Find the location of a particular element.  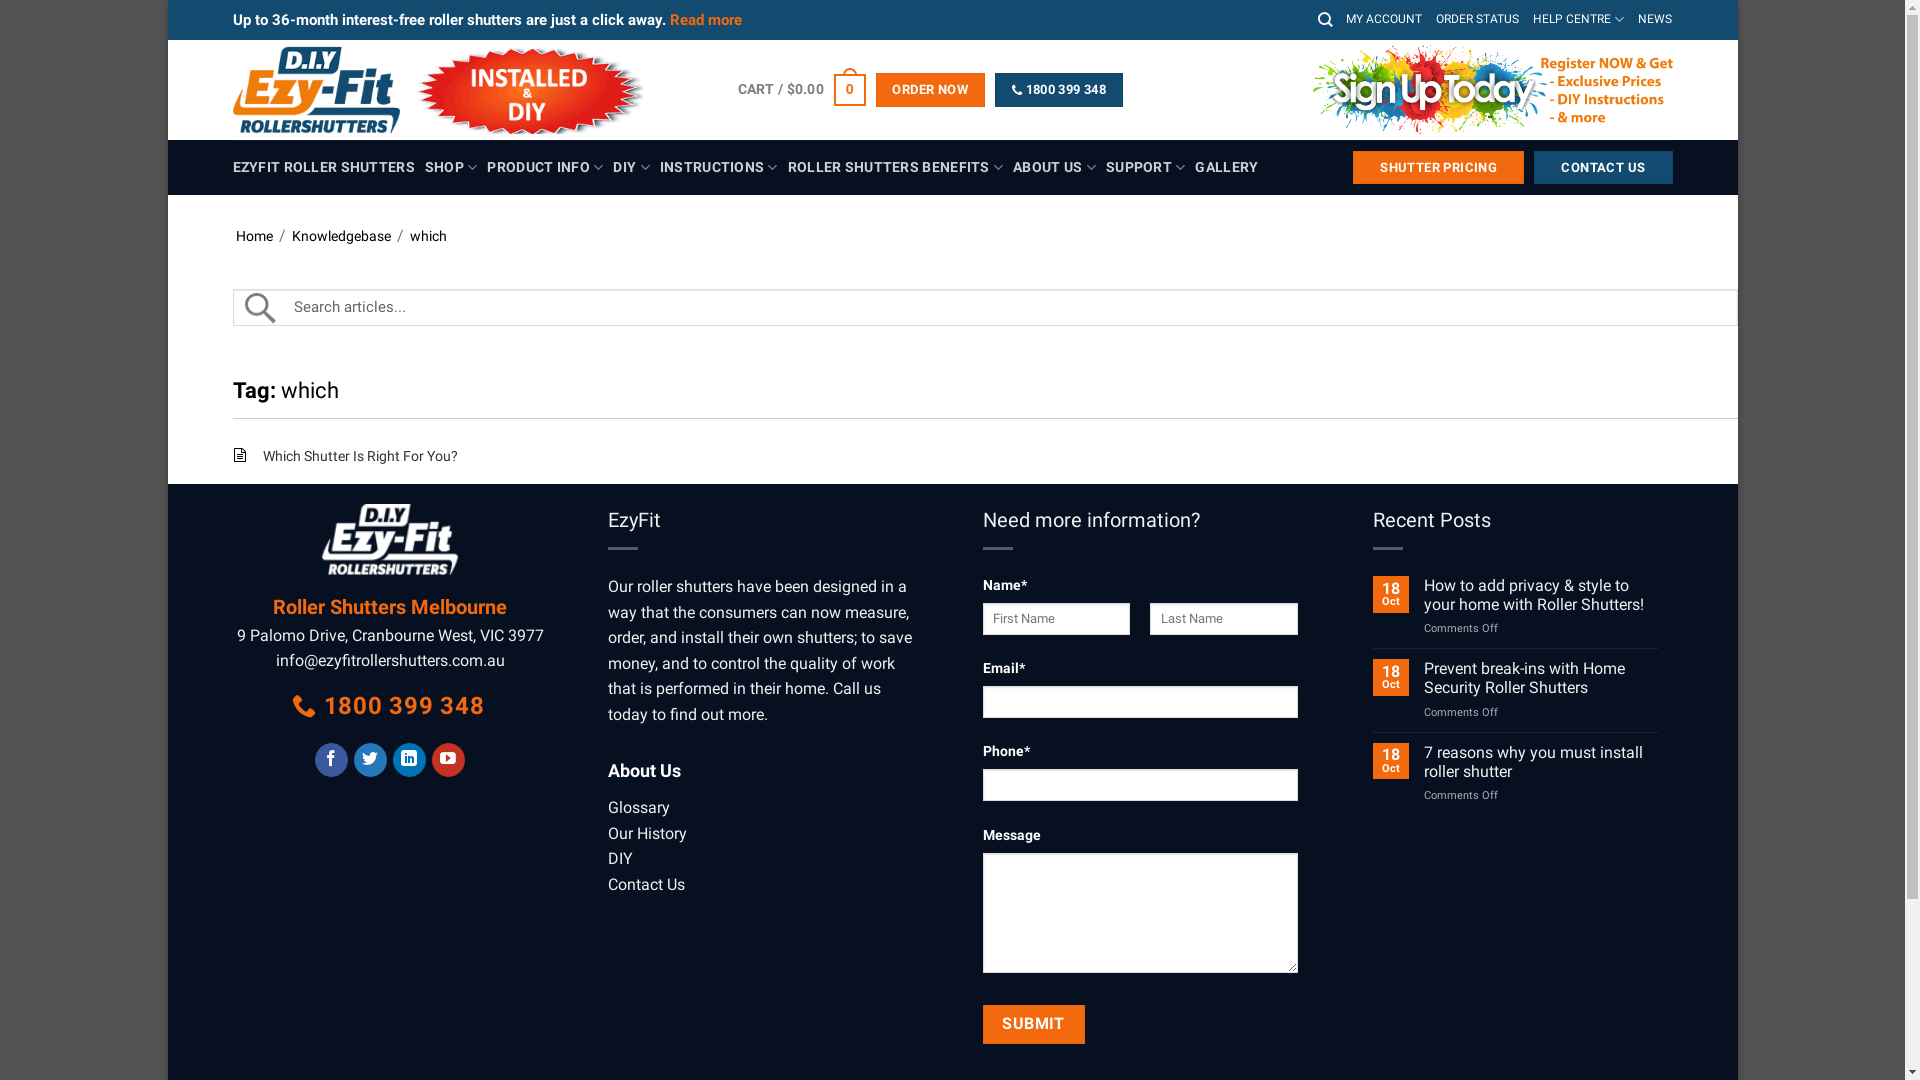

'1800 399 348' is located at coordinates (1058, 88).